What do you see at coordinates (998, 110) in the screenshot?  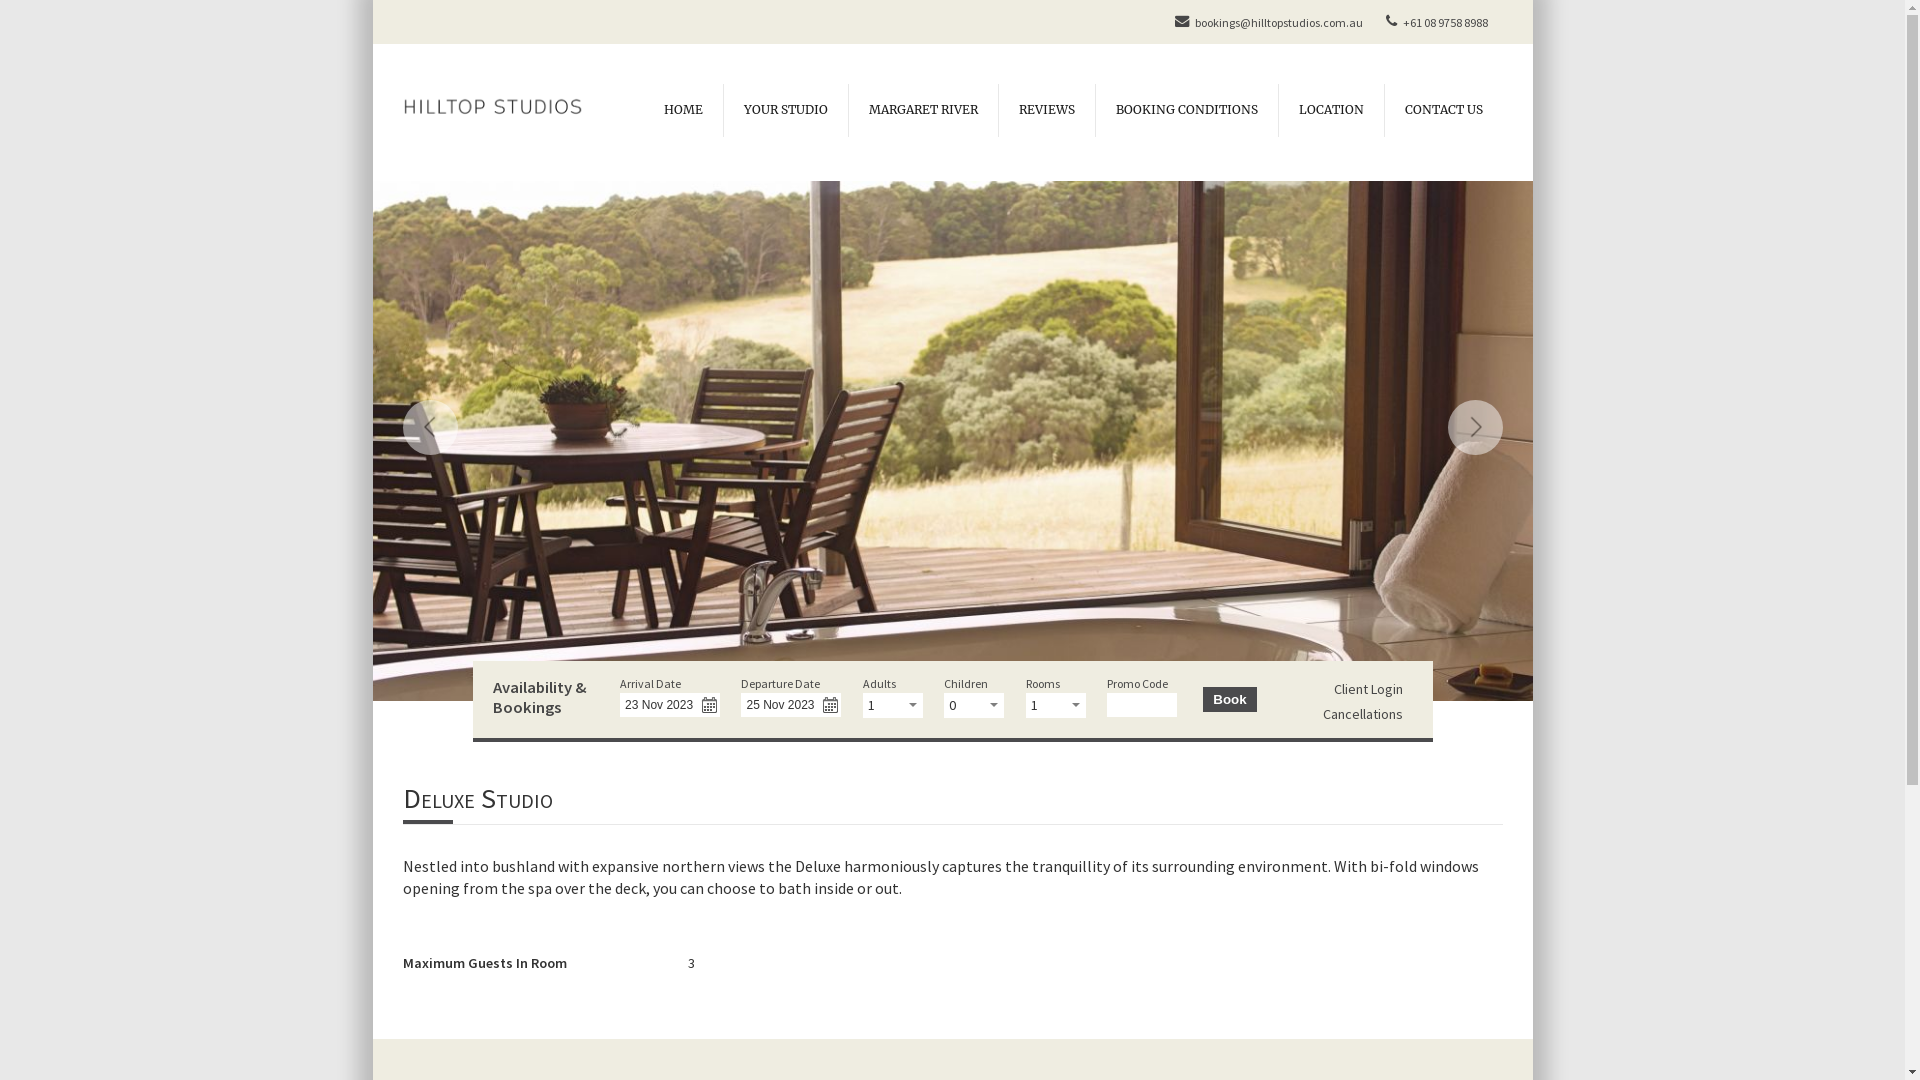 I see `'REVIEWS'` at bounding box center [998, 110].